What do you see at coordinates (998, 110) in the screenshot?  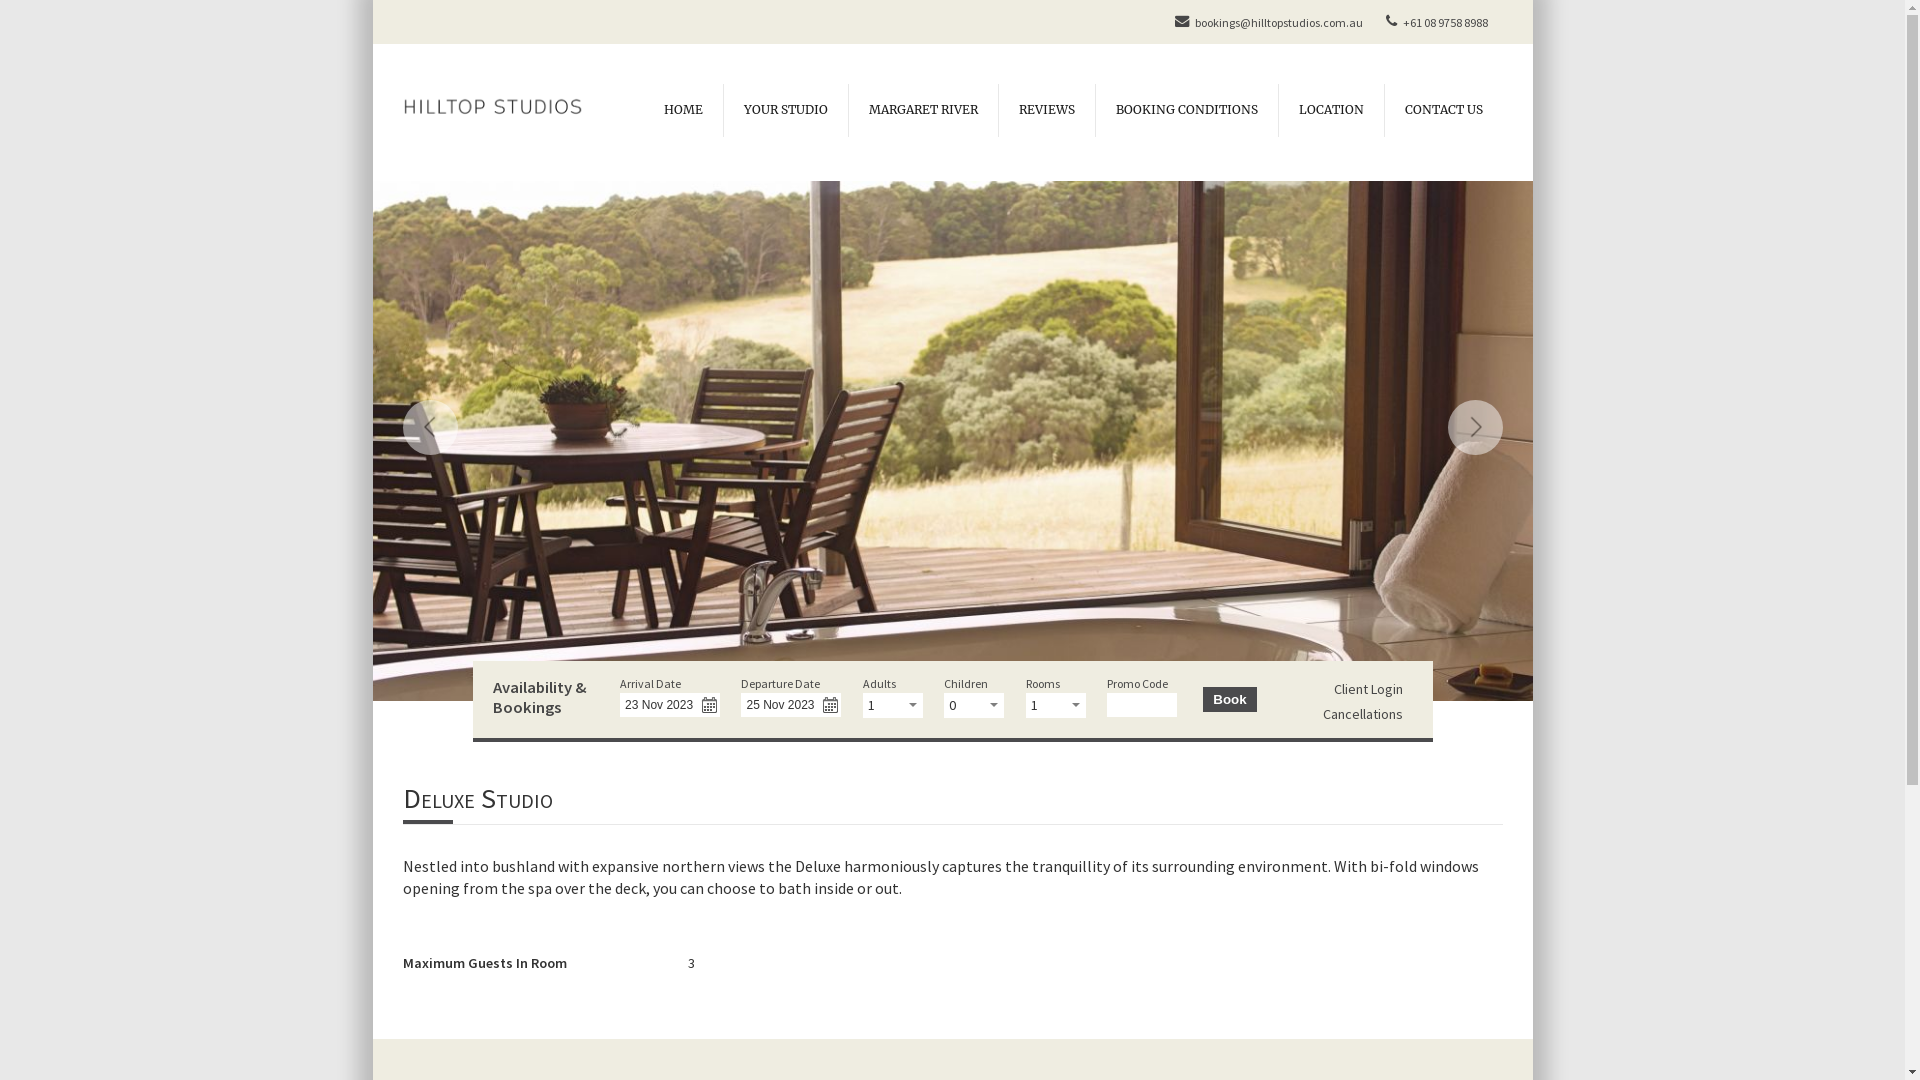 I see `'REVIEWS'` at bounding box center [998, 110].